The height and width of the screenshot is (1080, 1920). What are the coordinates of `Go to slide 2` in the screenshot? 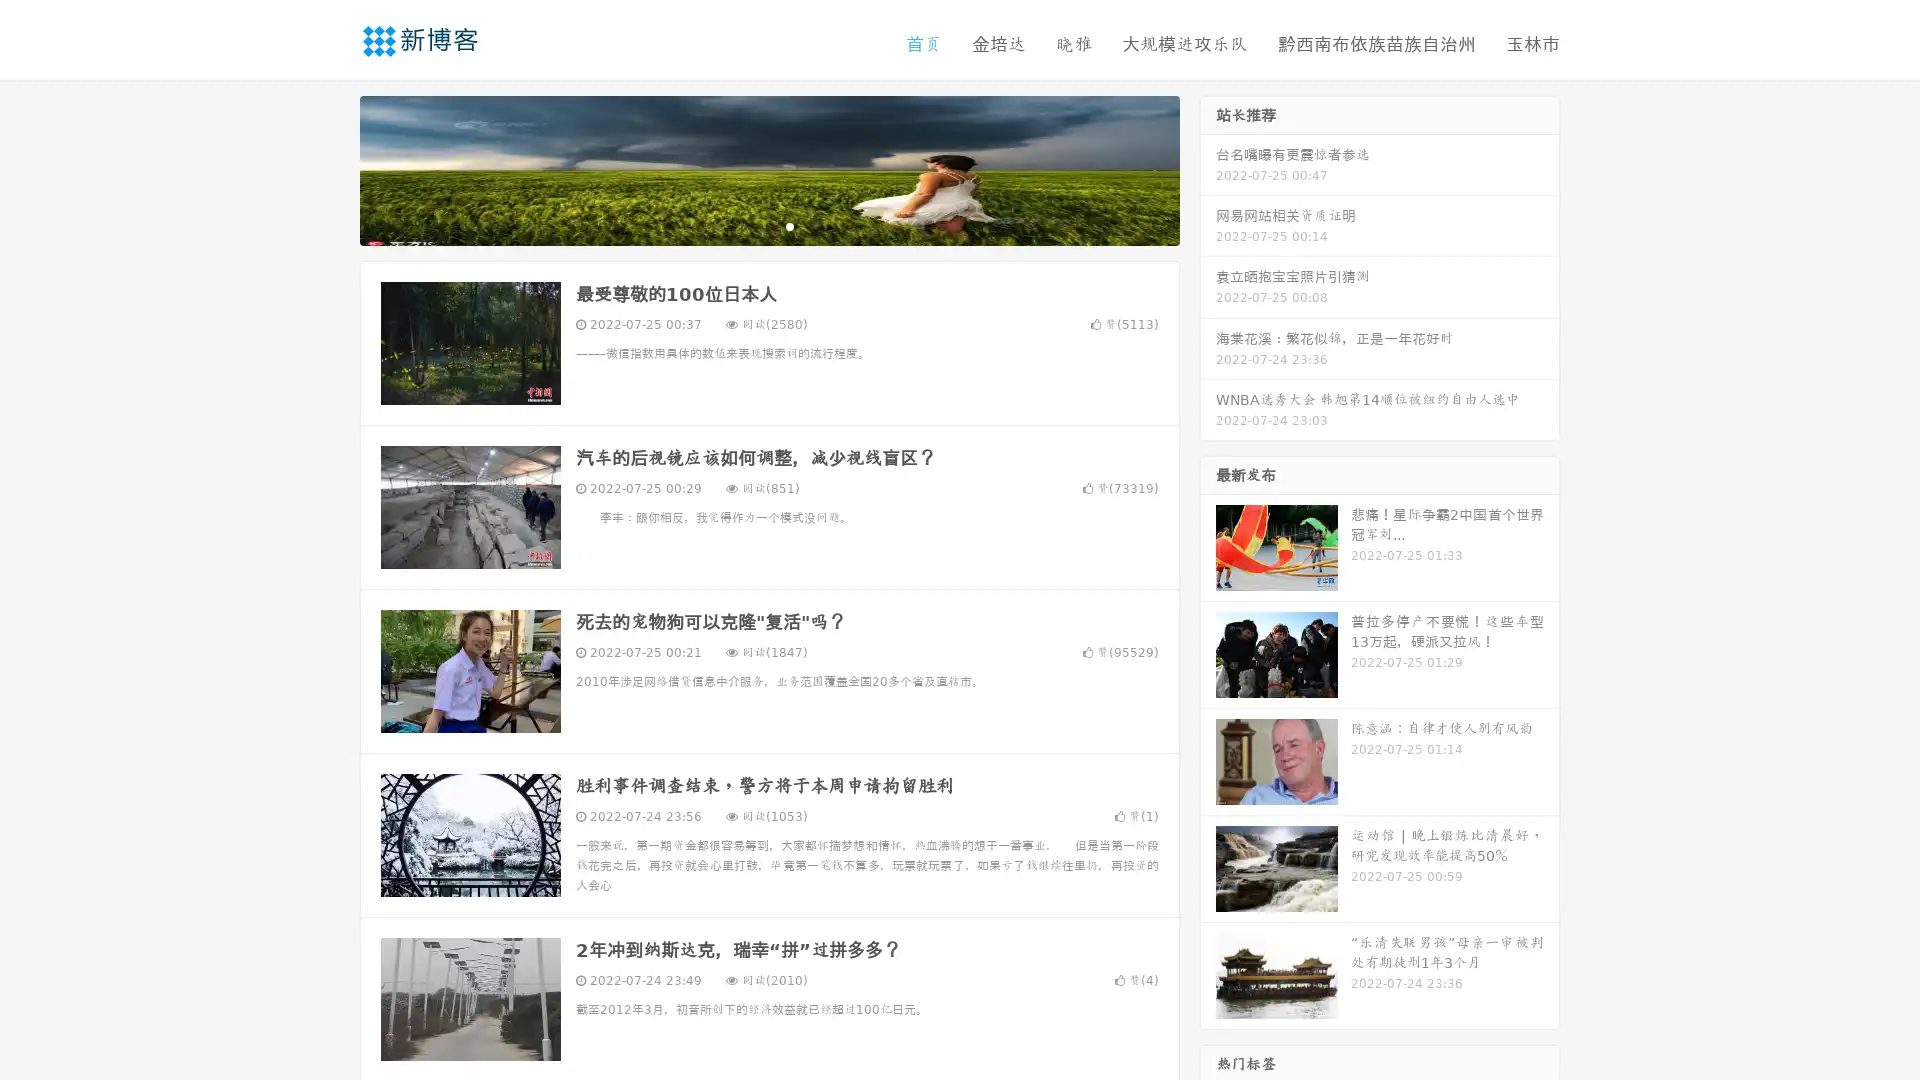 It's located at (768, 225).